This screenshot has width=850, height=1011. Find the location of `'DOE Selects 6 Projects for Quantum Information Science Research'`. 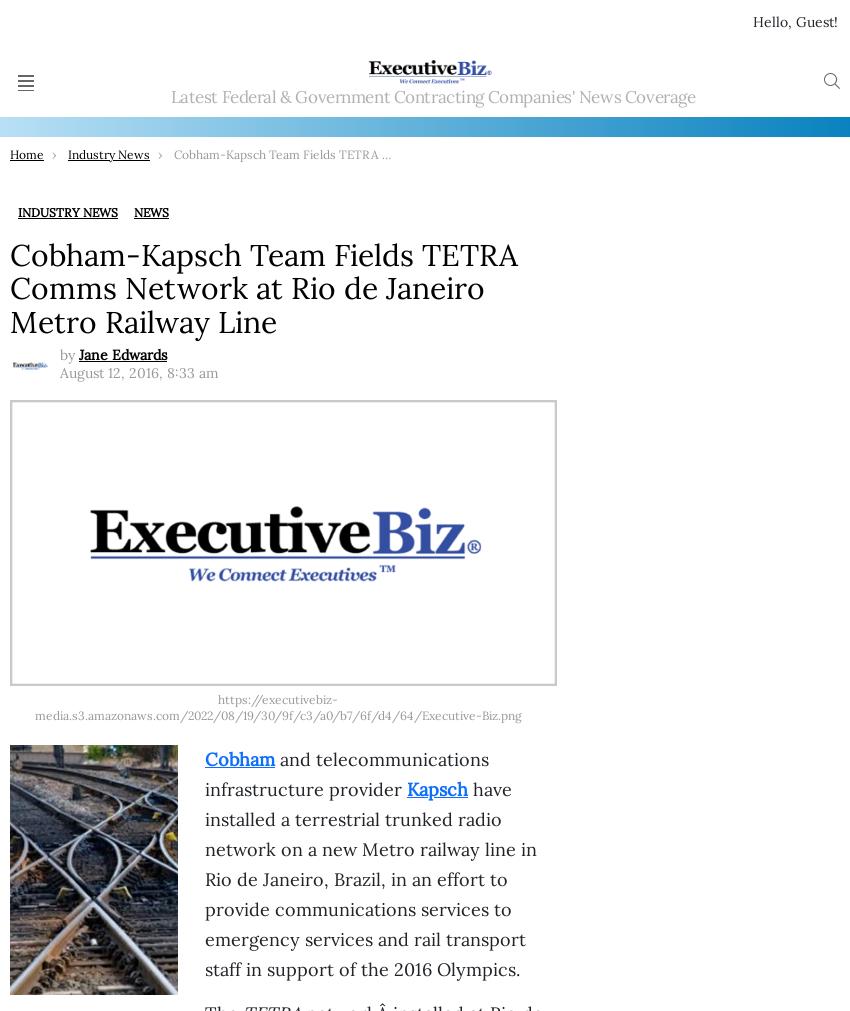

'DOE Selects 6 Projects for Quantum Information Science Research' is located at coordinates (690, 896).